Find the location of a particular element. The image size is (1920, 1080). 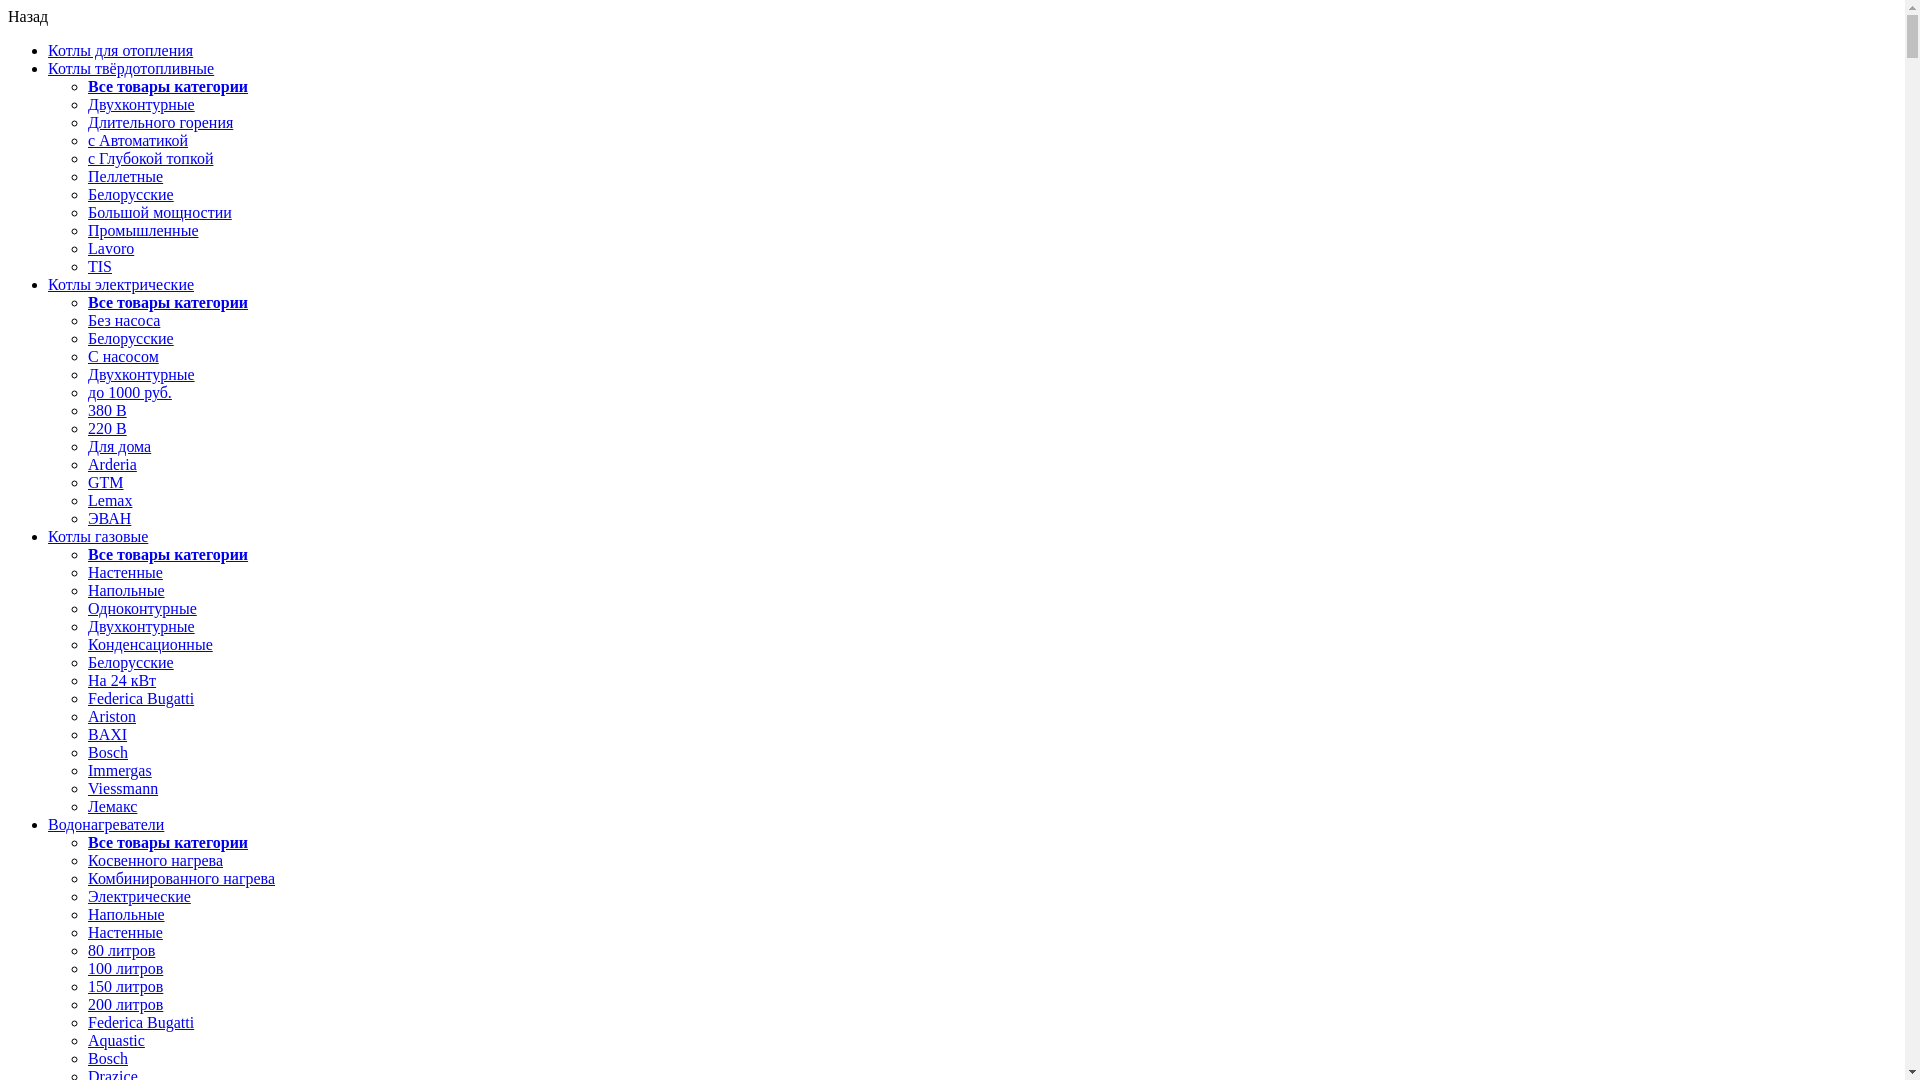

'Viessmann' is located at coordinates (86, 787).